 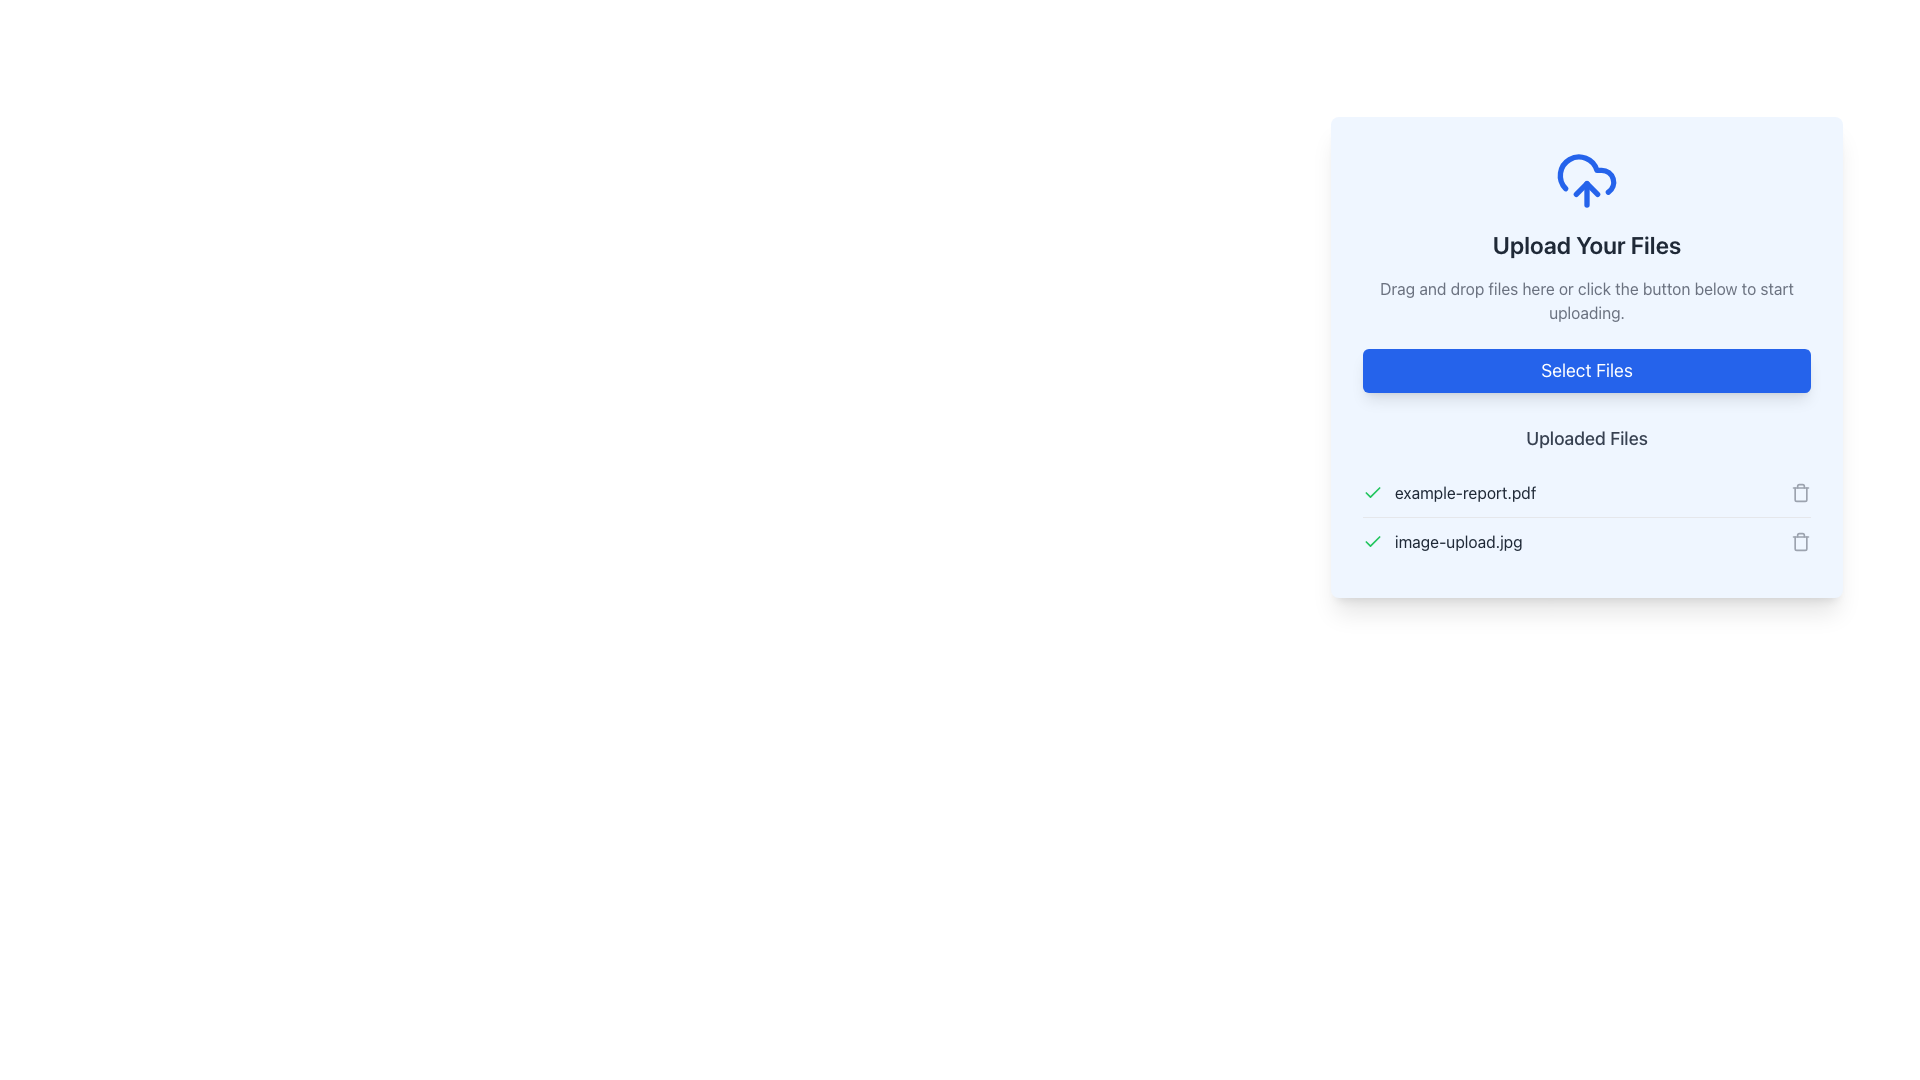 I want to click on the text label displaying the file name 'image-upload.jpg', which is aligned horizontally with a green checkmark icon, indicating file upload success, so click(x=1458, y=542).